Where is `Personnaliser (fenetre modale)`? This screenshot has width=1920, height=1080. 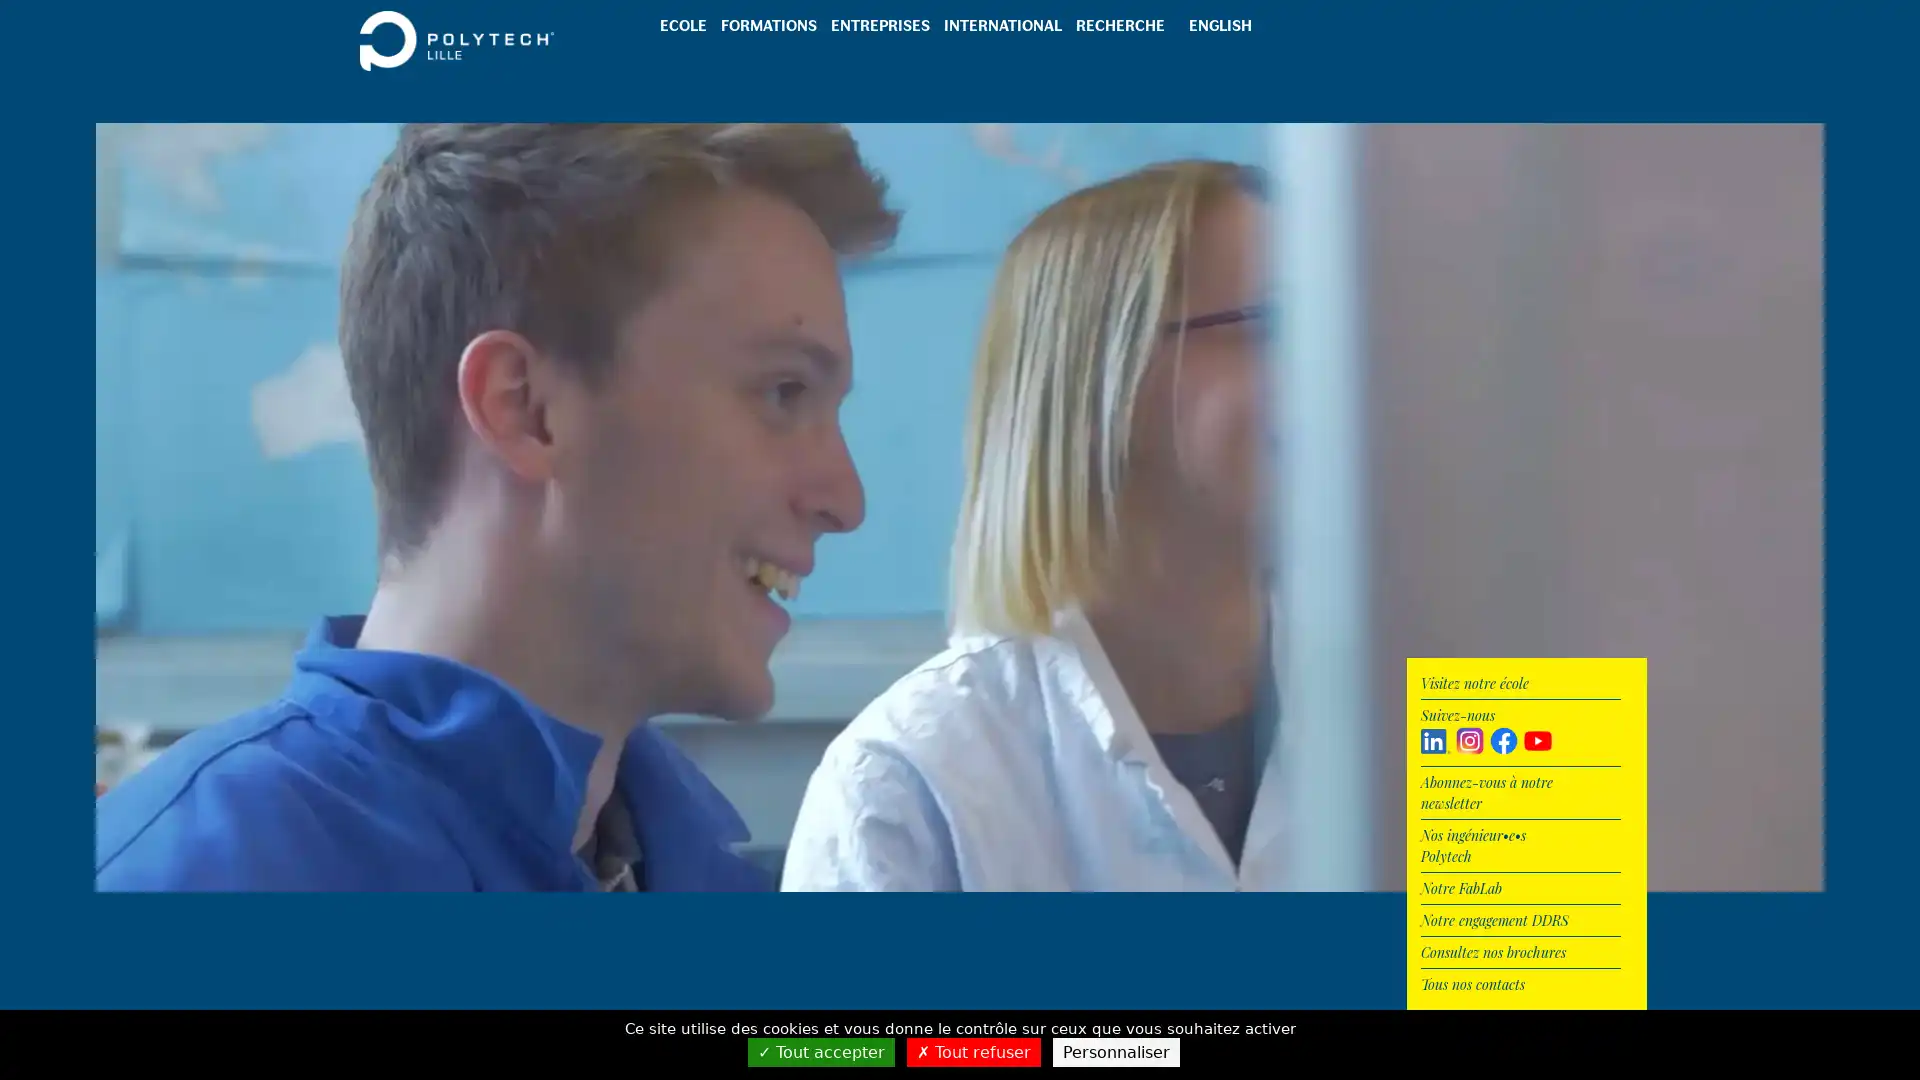
Personnaliser (fenetre modale) is located at coordinates (1114, 1051).